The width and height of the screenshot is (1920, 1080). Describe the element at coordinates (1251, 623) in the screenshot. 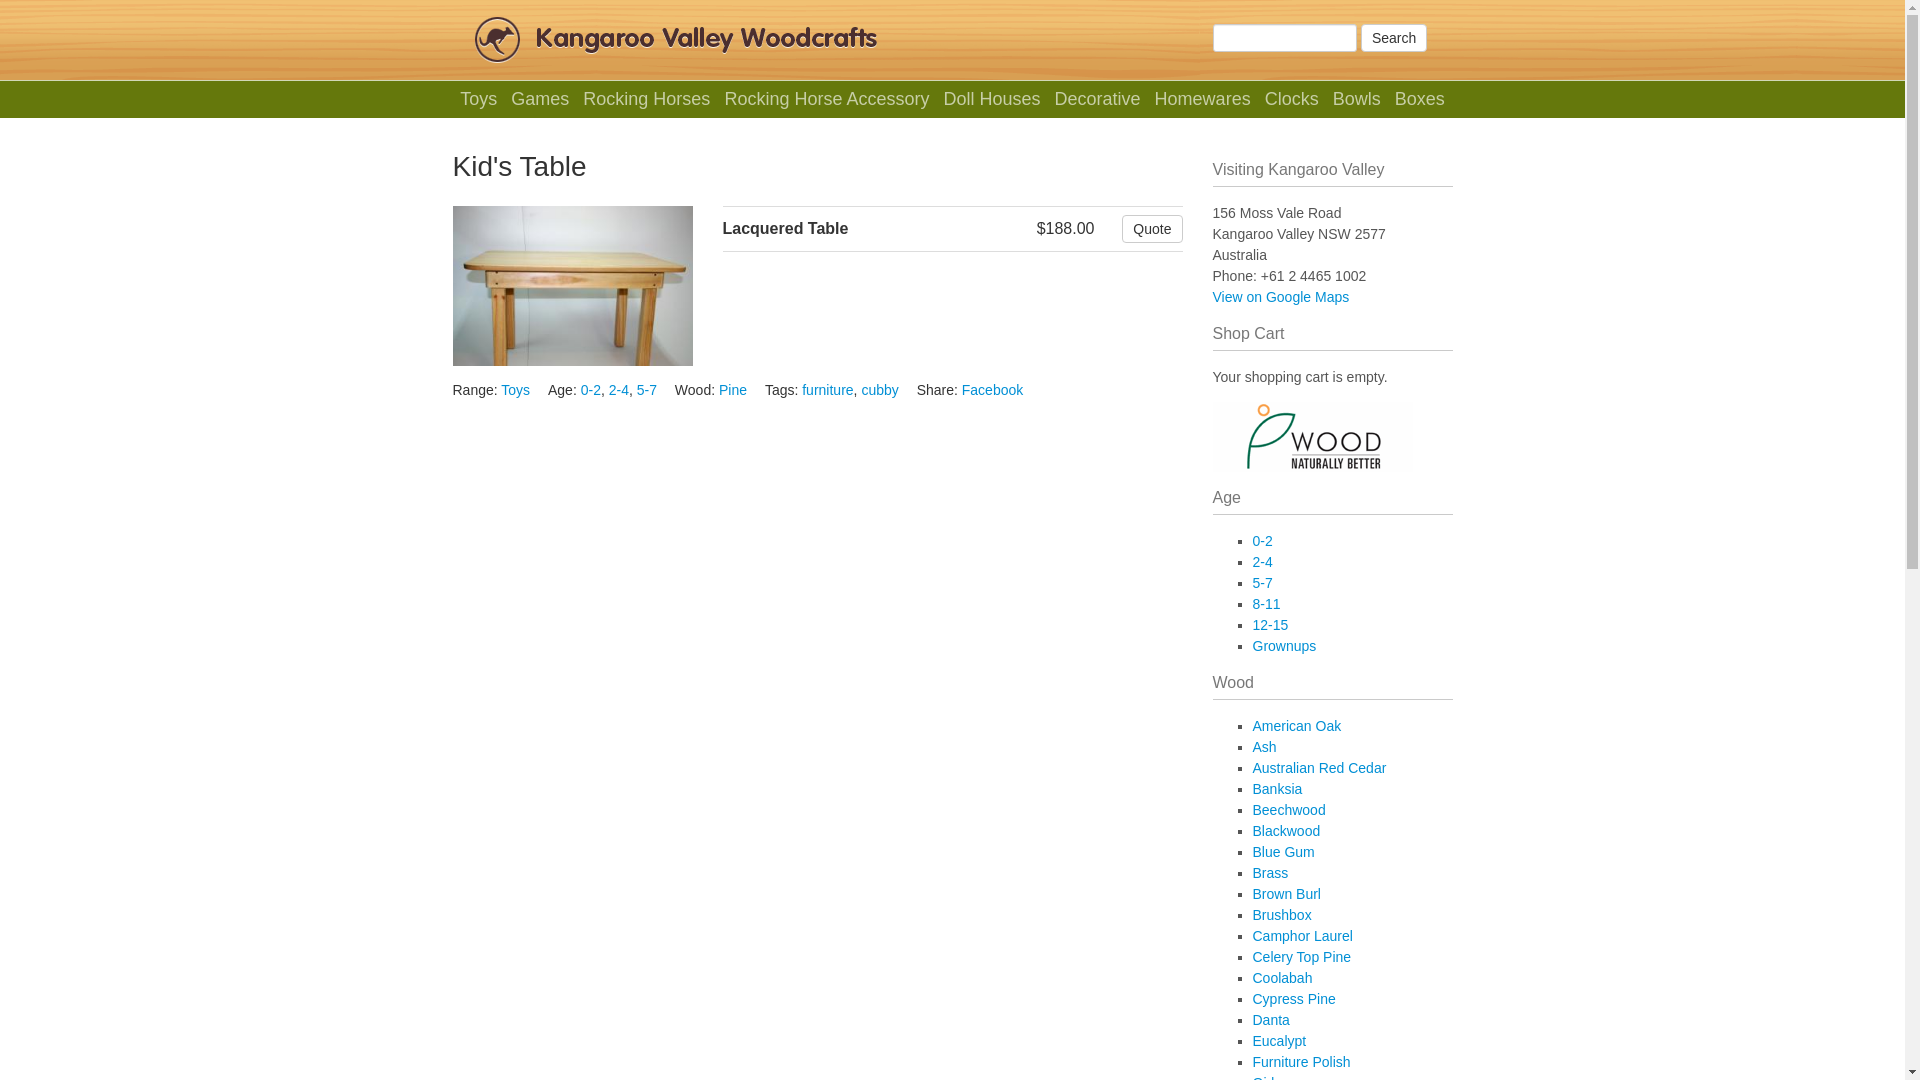

I see `'12-15'` at that location.